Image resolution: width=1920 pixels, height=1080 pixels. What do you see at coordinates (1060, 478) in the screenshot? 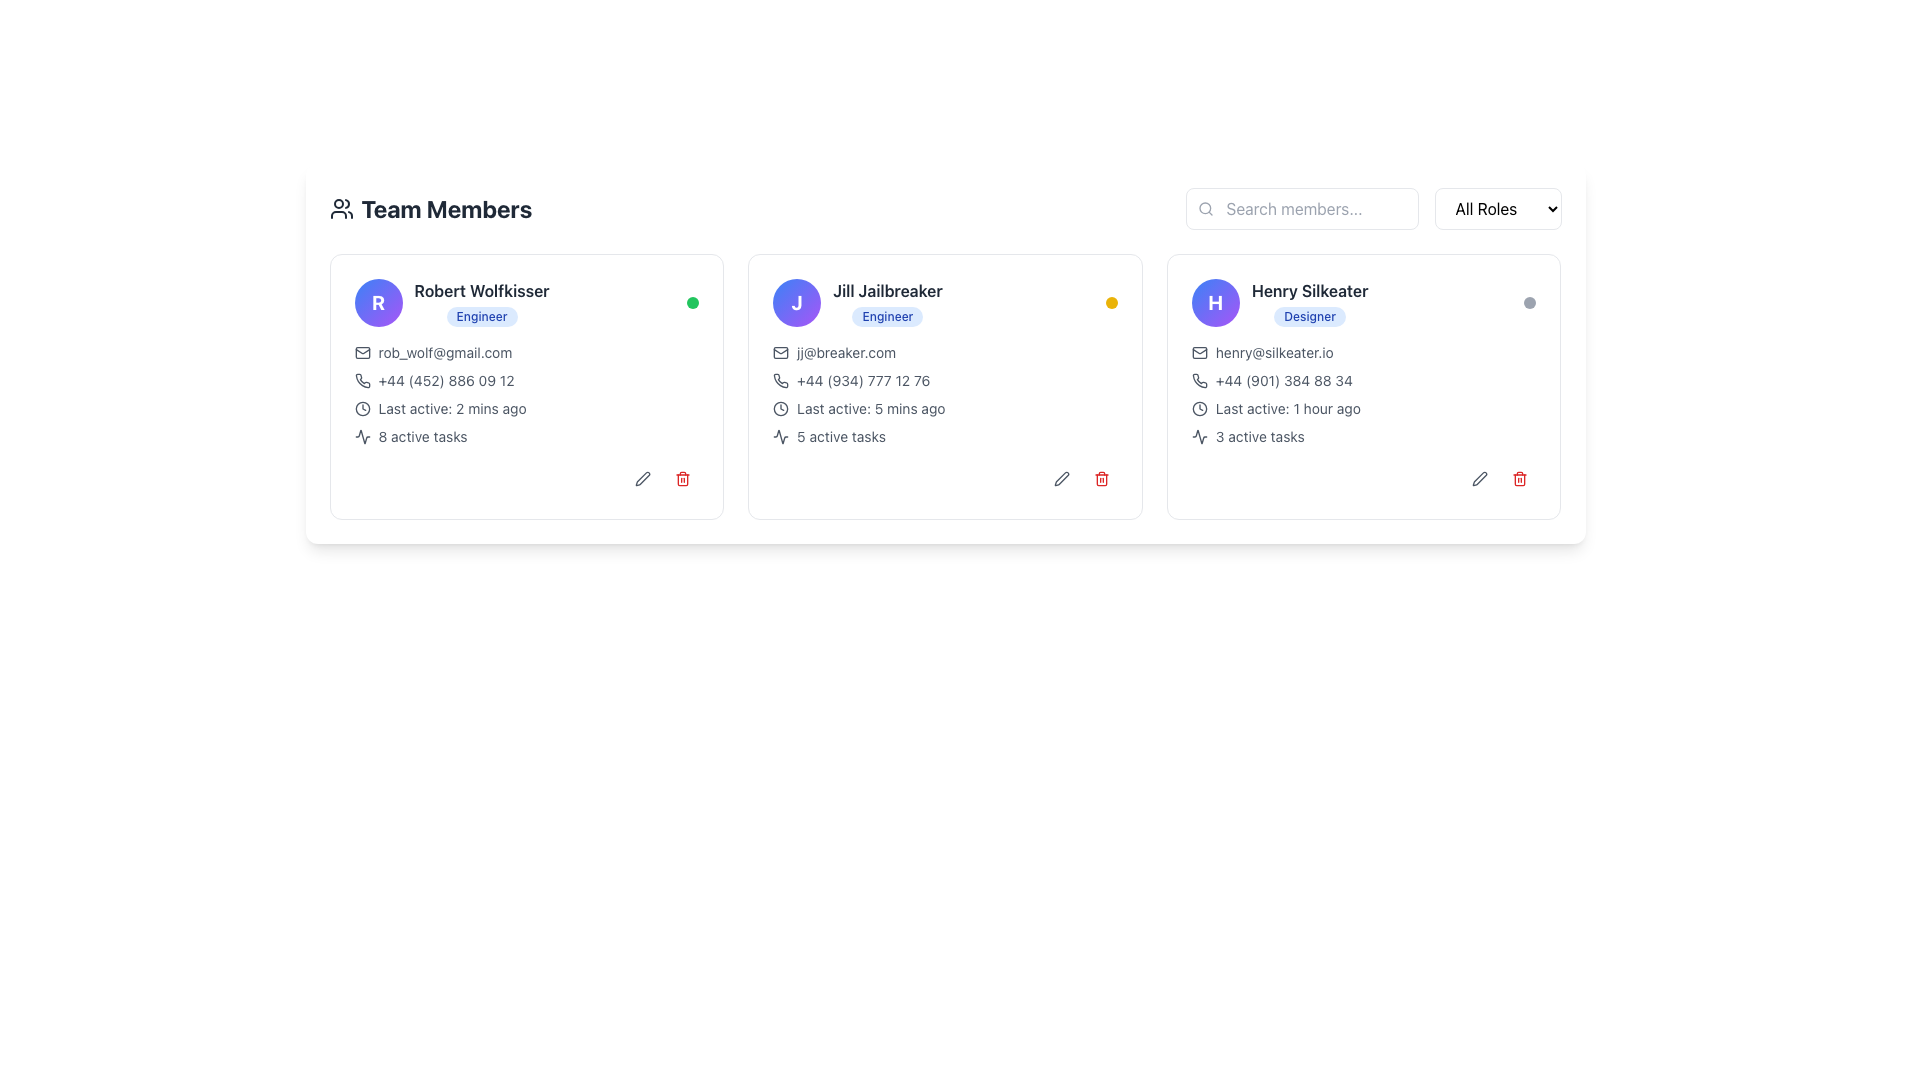
I see `the pen icon located at the bottom right corner of Jill Jailbreaker's user card` at bounding box center [1060, 478].